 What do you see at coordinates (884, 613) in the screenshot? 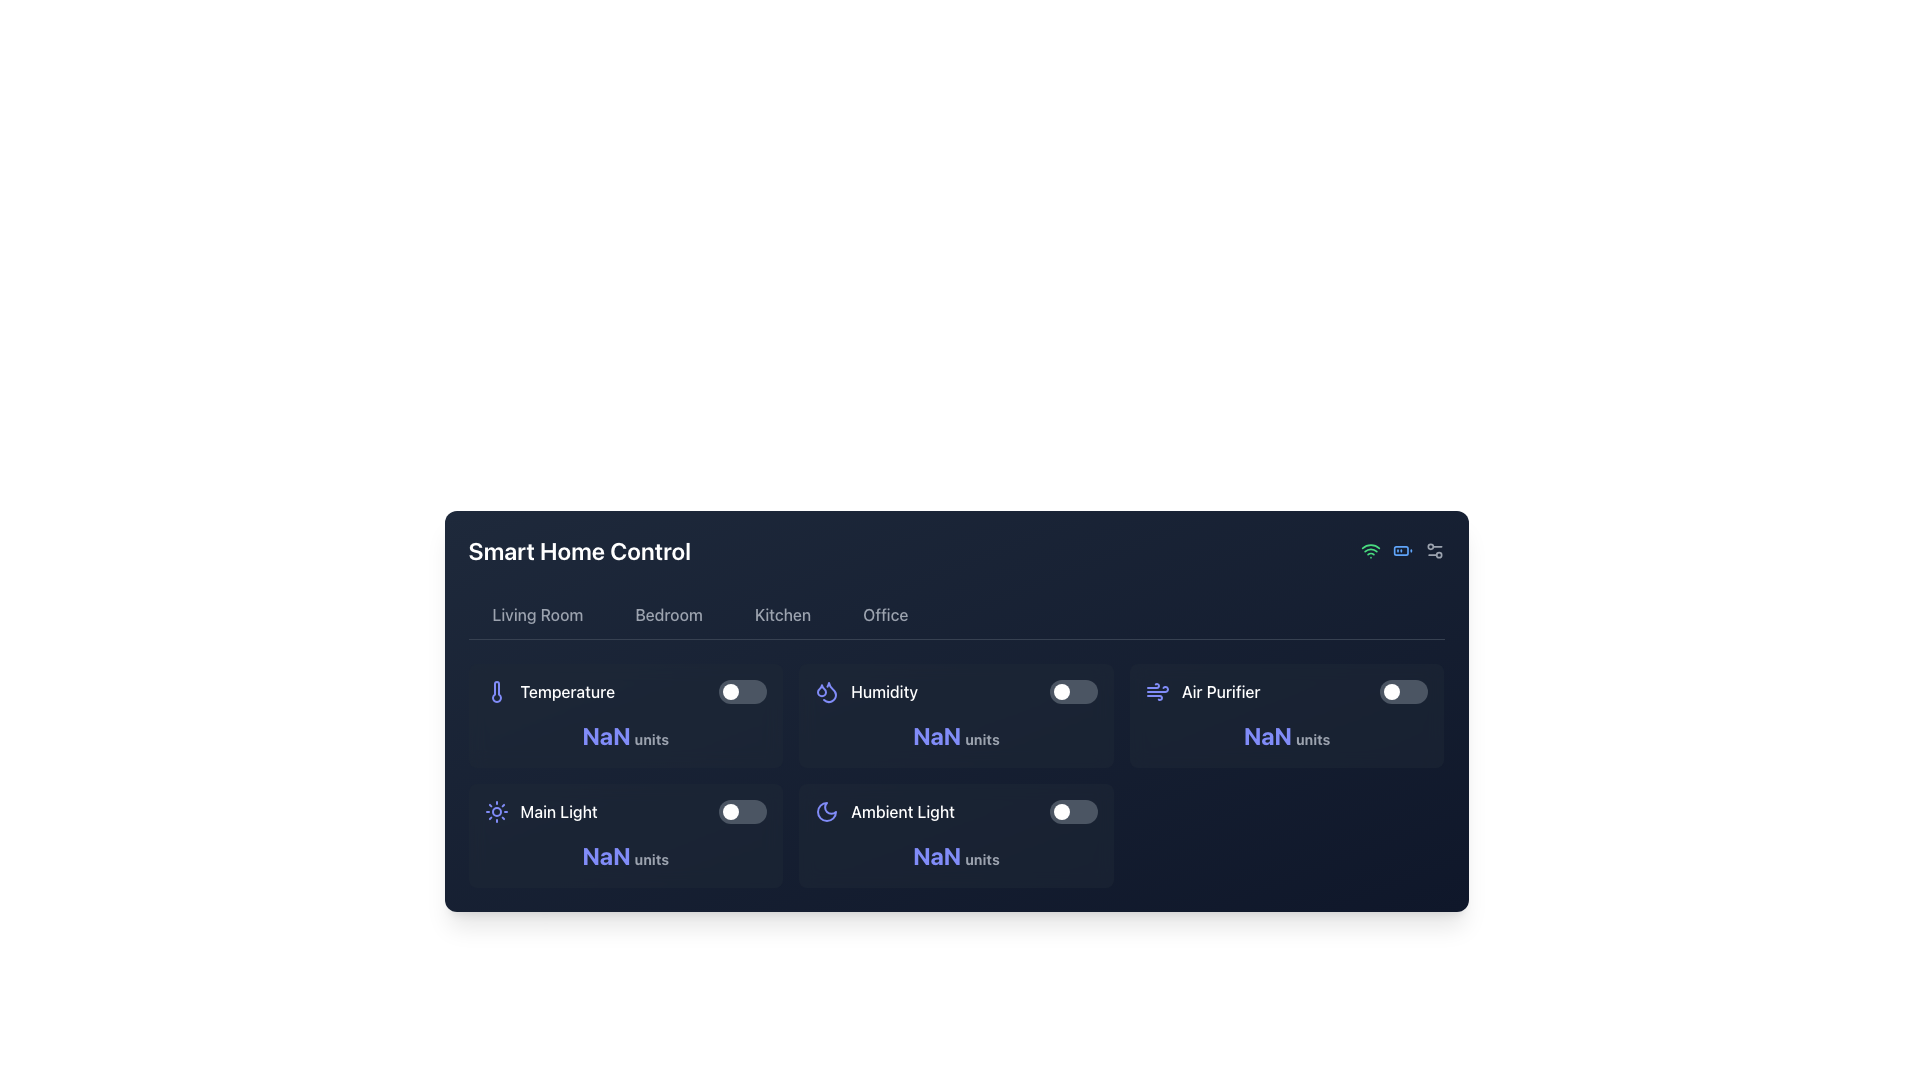
I see `the 'Office' button located in the header section` at bounding box center [884, 613].